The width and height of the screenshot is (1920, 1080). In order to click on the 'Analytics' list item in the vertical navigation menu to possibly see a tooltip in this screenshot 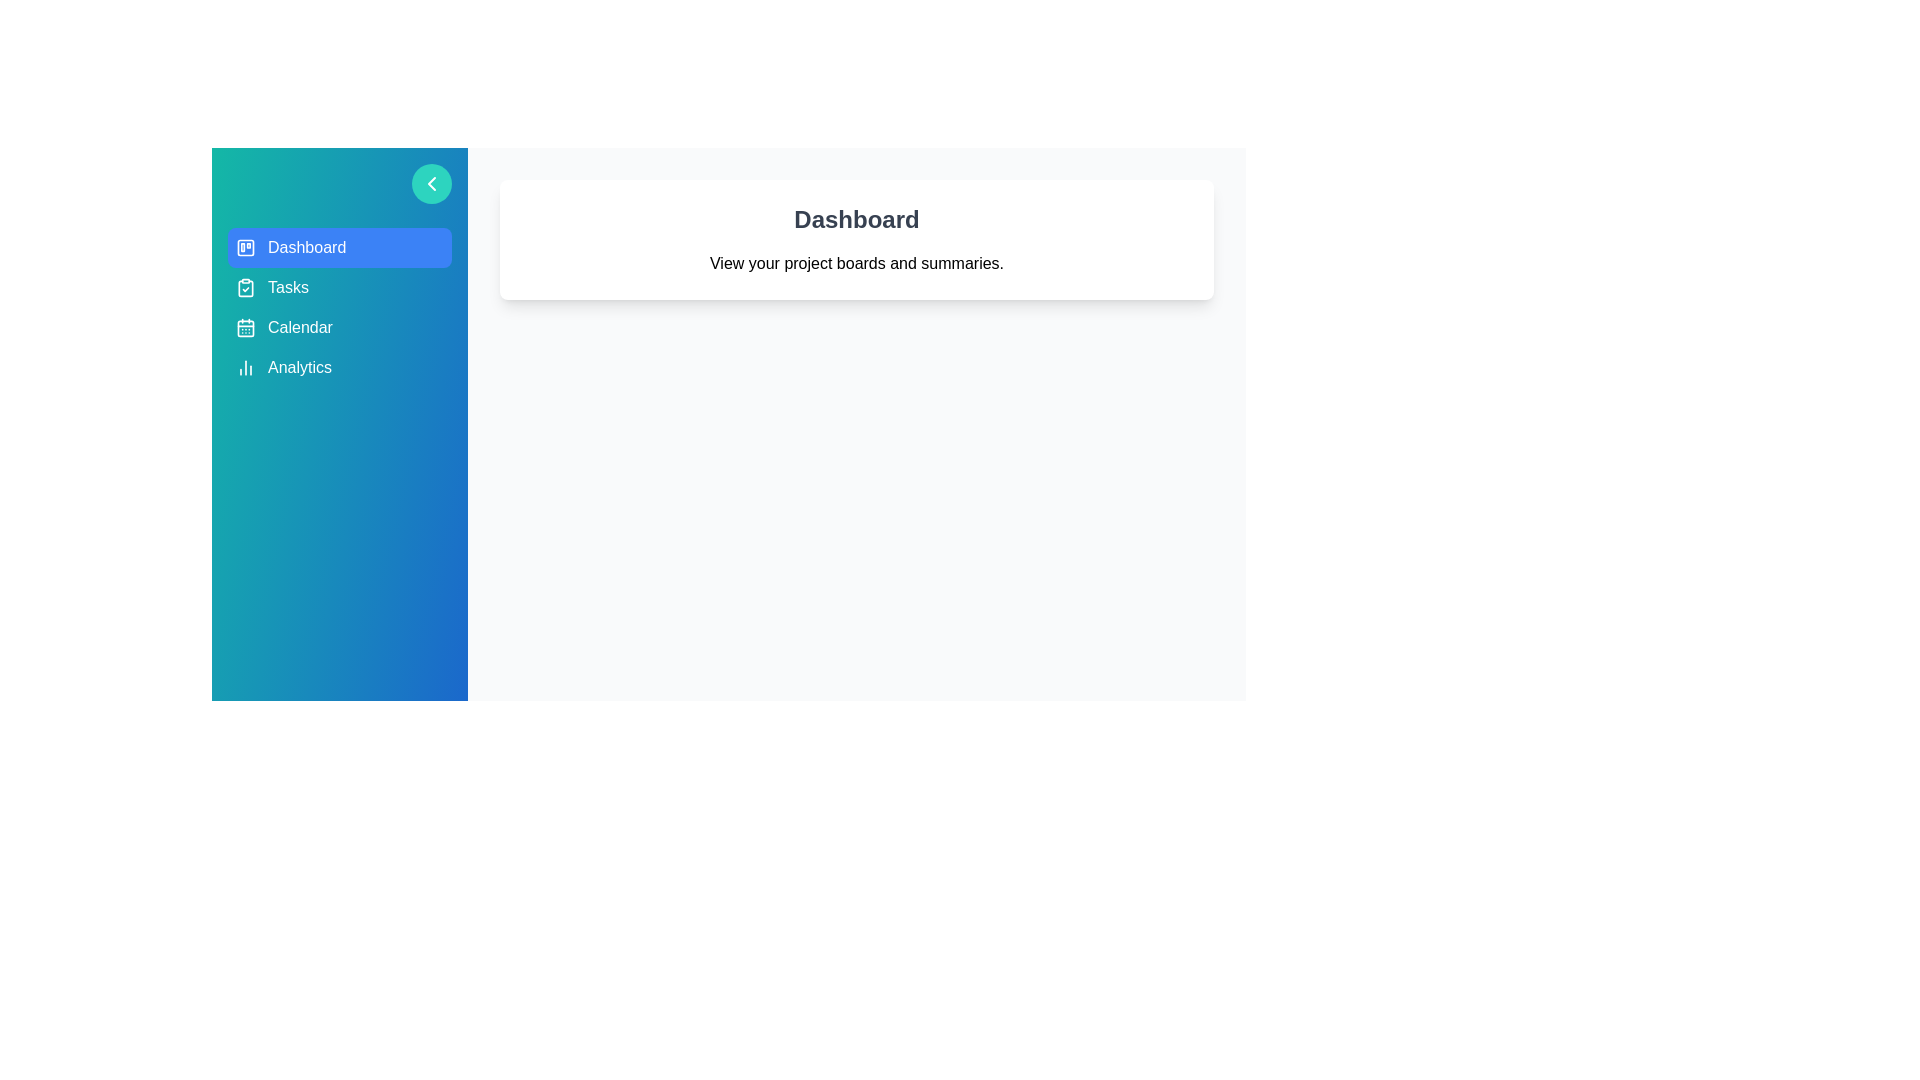, I will do `click(340, 367)`.